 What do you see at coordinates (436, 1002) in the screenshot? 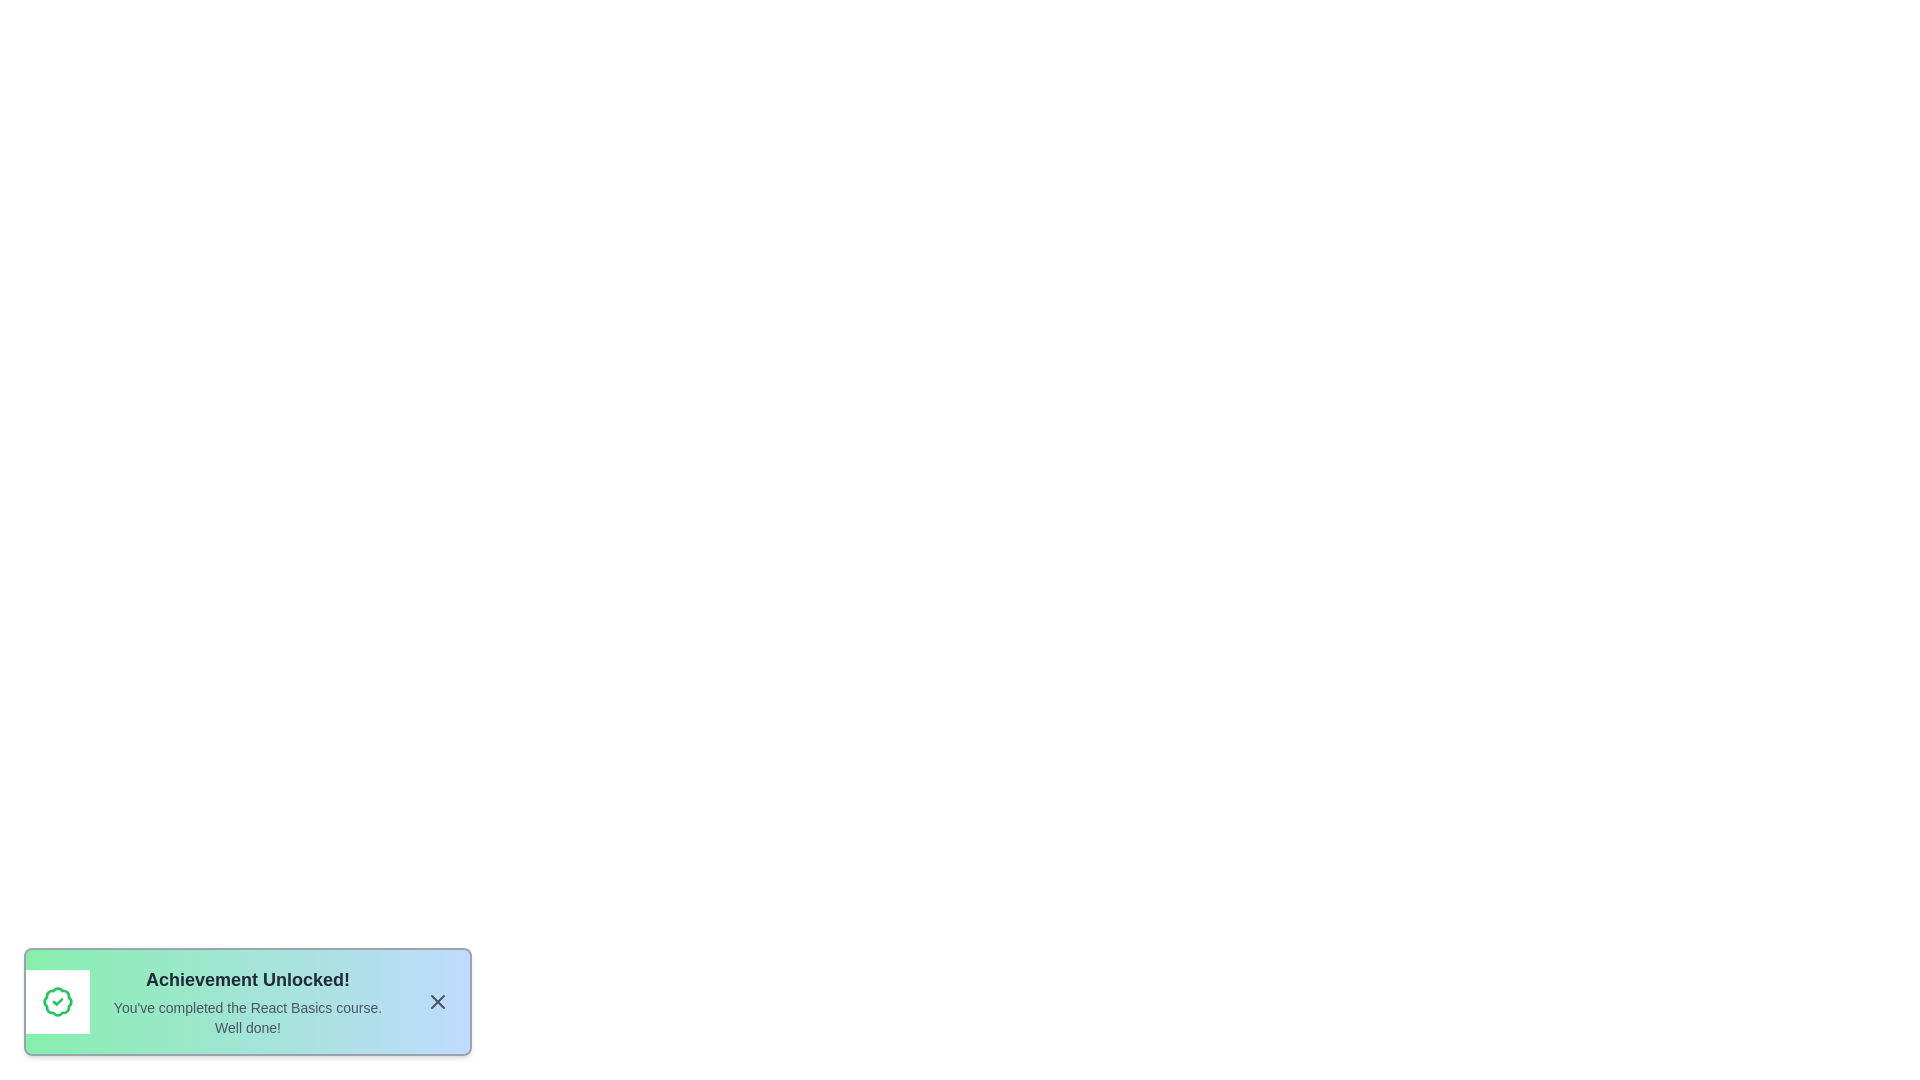
I see `the close button to dismiss the snackbar` at bounding box center [436, 1002].